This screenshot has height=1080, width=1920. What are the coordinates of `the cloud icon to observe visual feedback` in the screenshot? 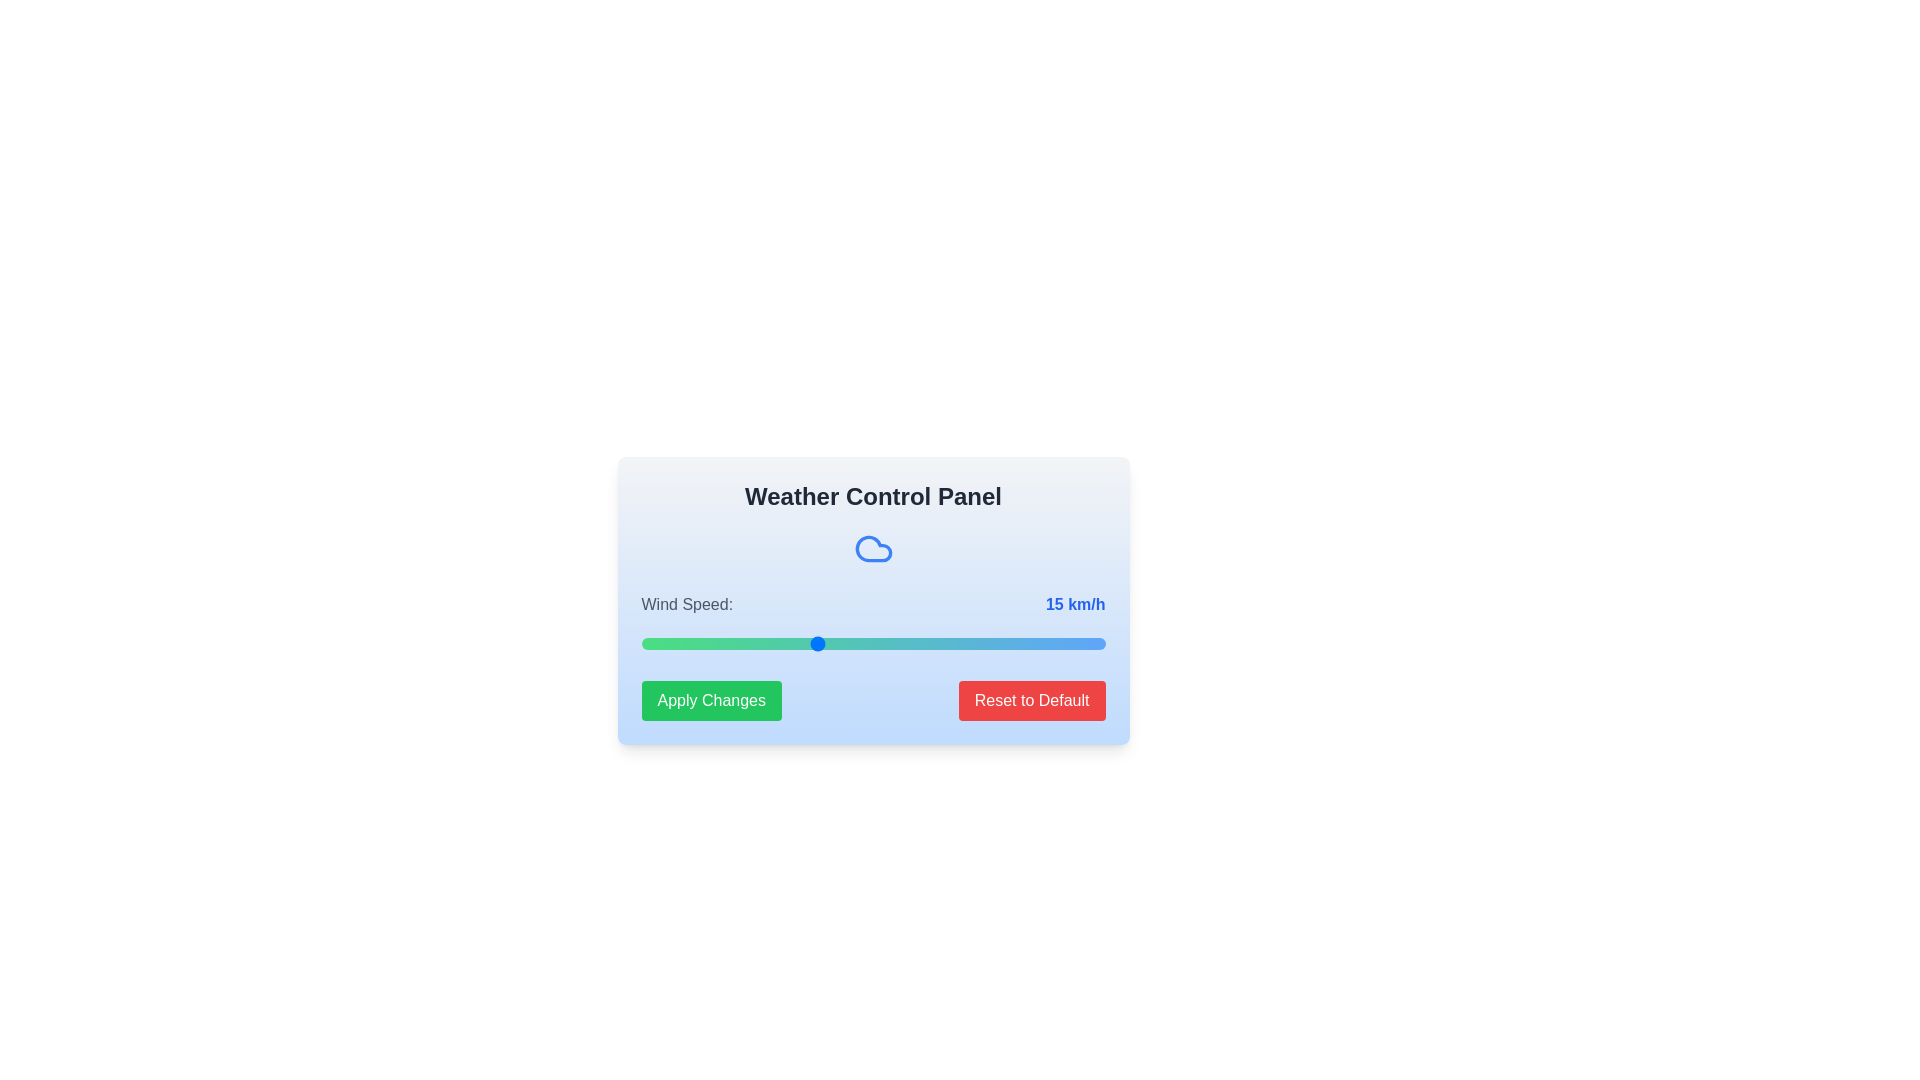 It's located at (873, 548).